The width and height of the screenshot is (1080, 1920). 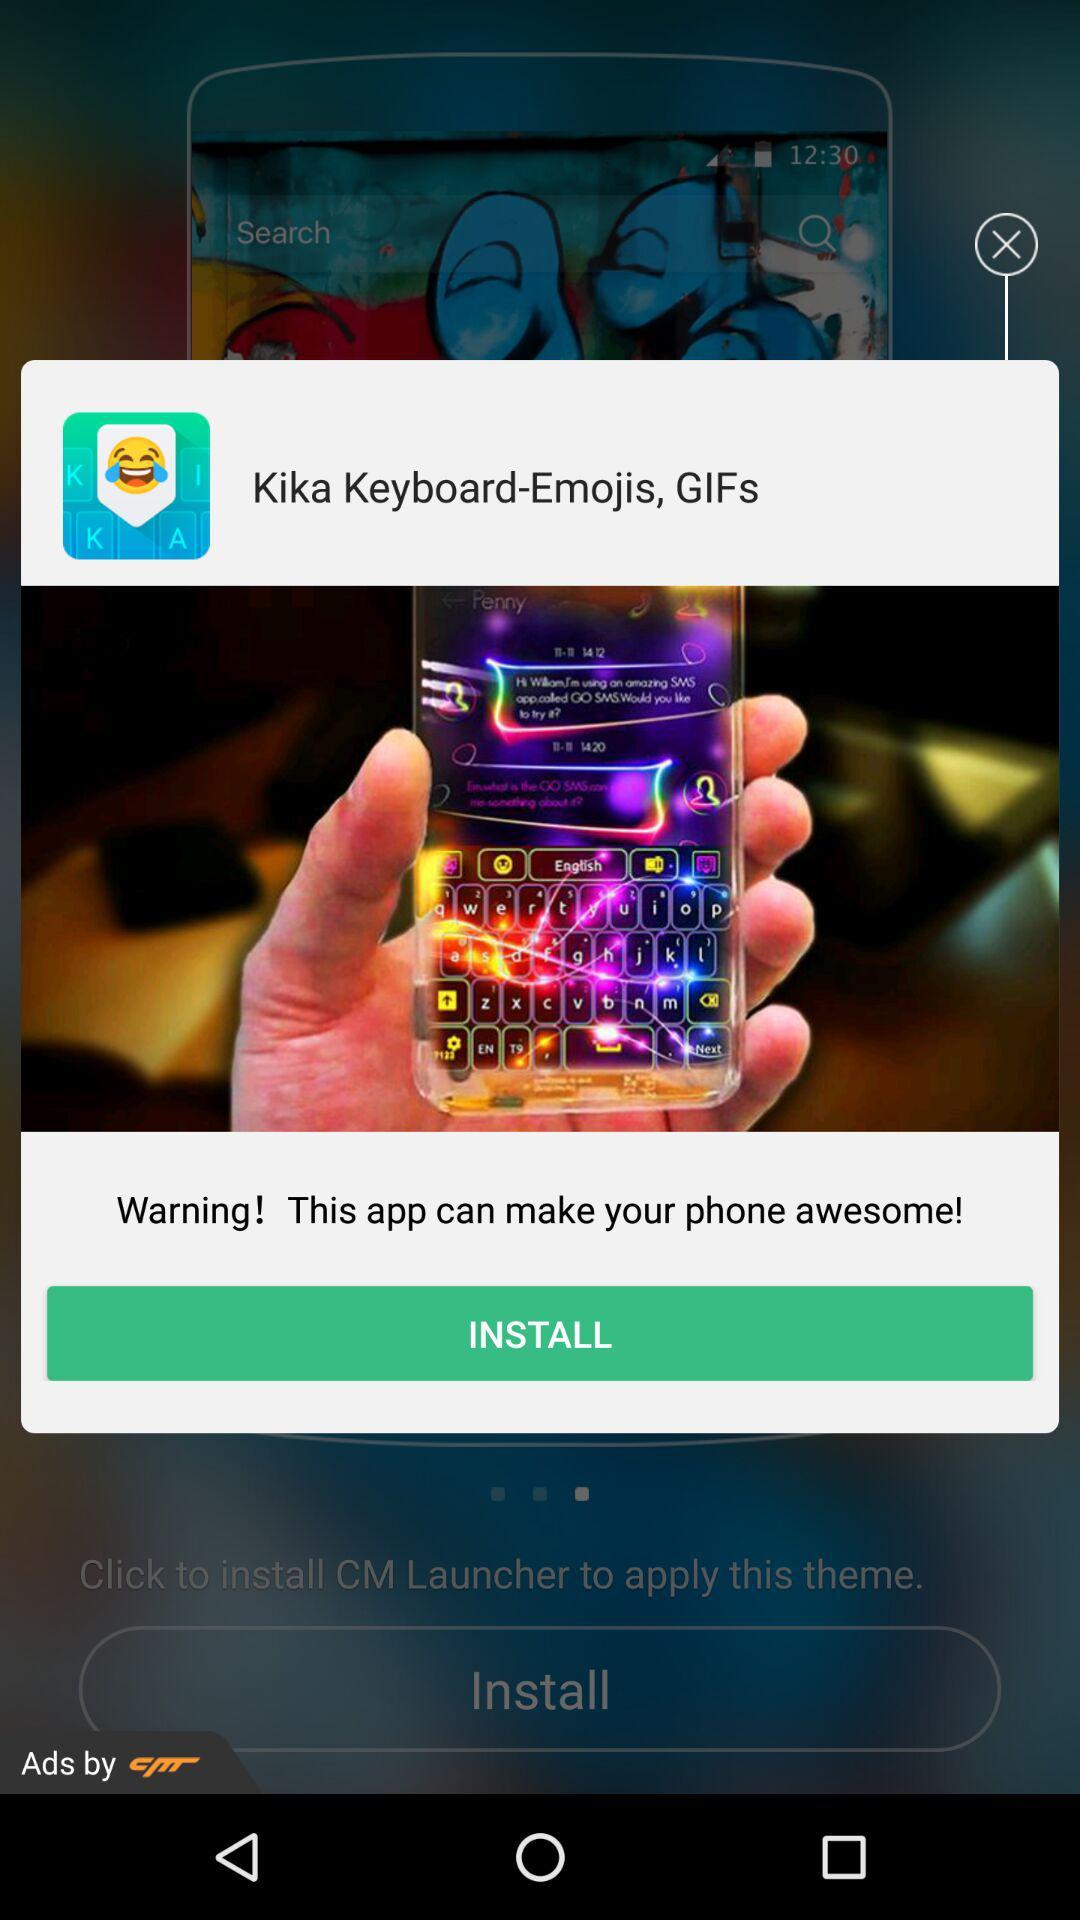 What do you see at coordinates (540, 1333) in the screenshot?
I see `the item below the warning this app item` at bounding box center [540, 1333].